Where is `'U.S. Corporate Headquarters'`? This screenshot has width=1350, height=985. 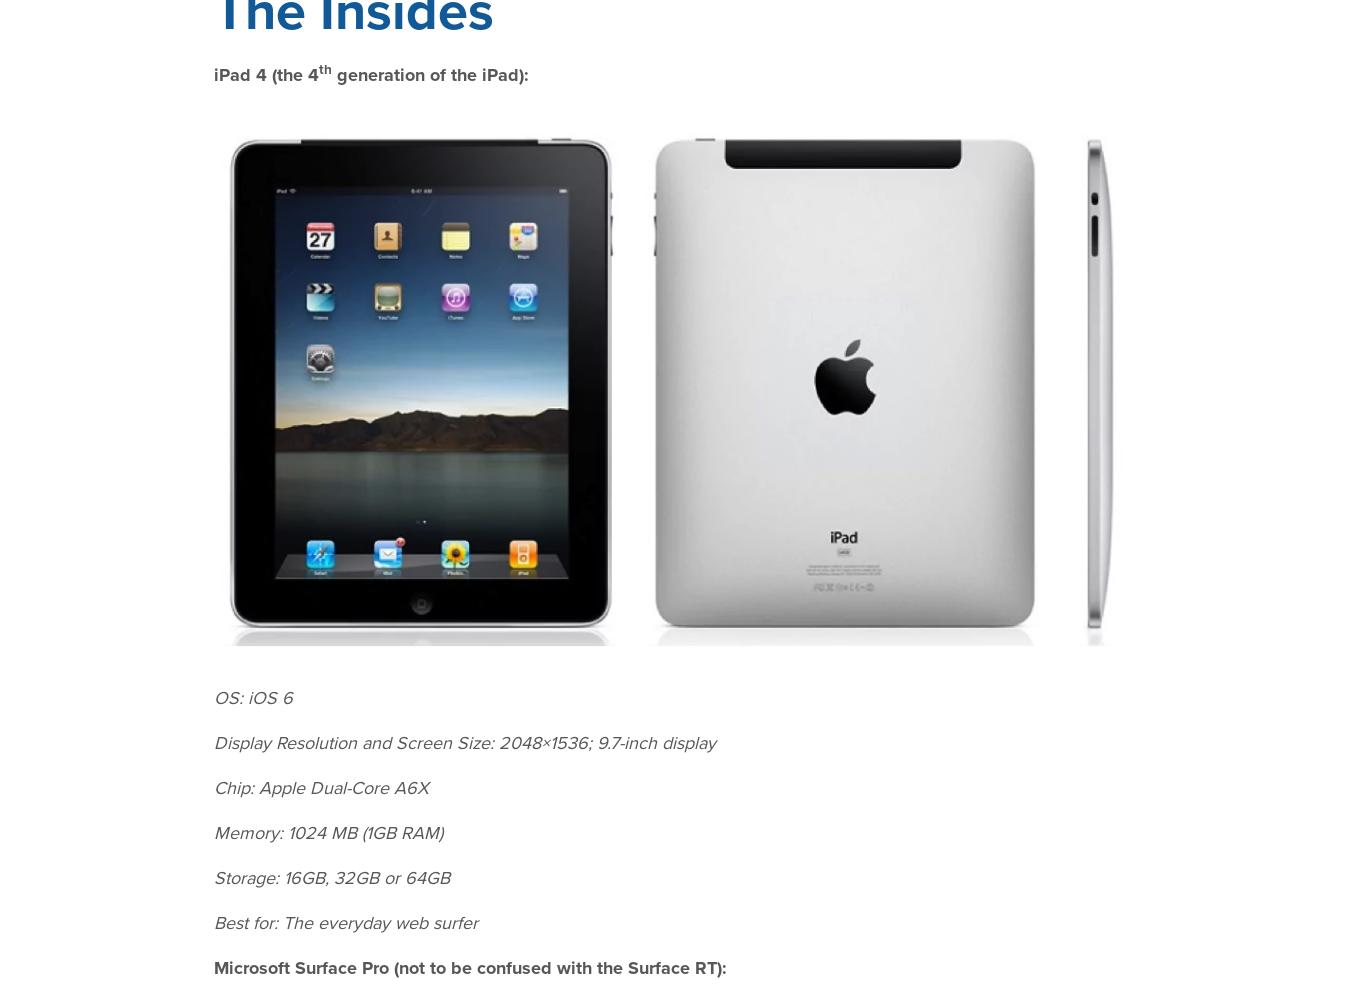 'U.S. Corporate Headquarters' is located at coordinates (1043, 789).